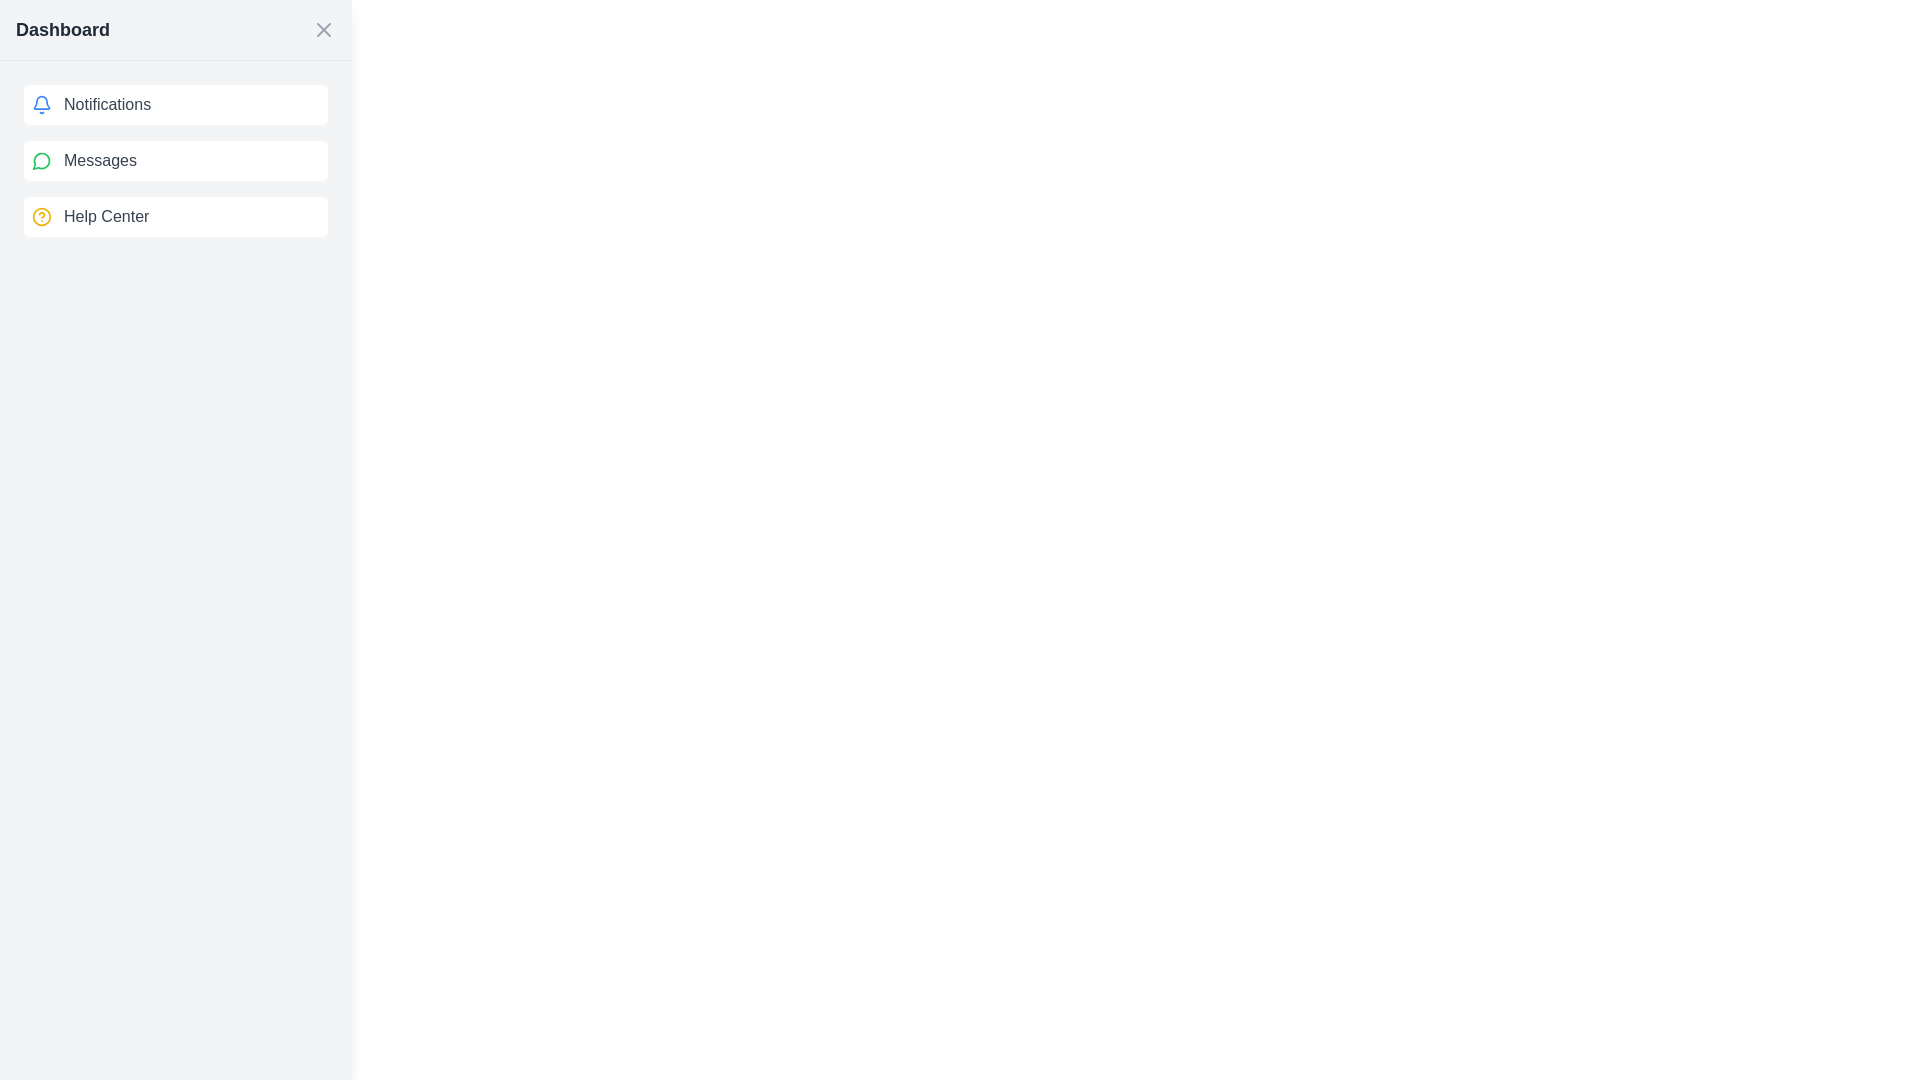 This screenshot has width=1920, height=1080. I want to click on the bell icon at the top of the sidebar menu, so click(42, 104).